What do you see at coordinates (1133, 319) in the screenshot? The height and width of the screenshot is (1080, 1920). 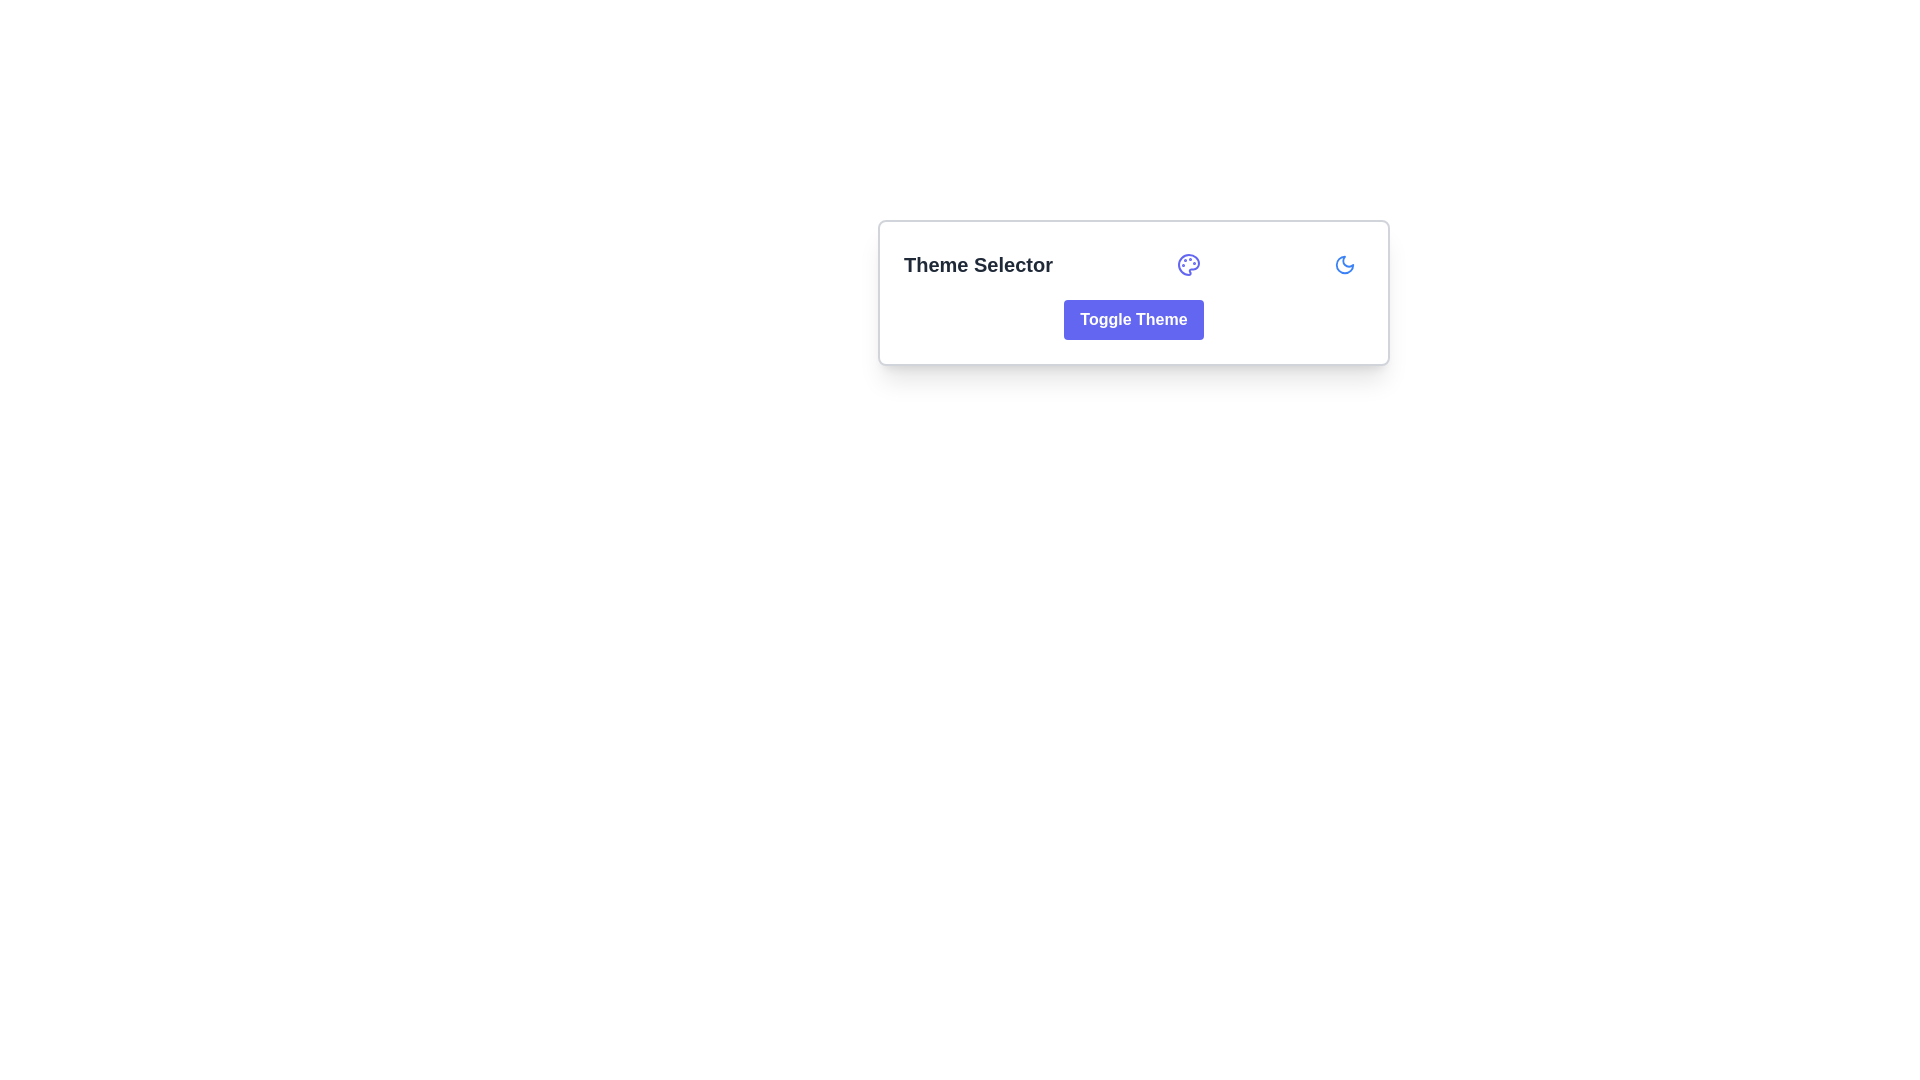 I see `the Theme Selector button that toggles the application's visual theme, located centrally beneath the title text and icon elements` at bounding box center [1133, 319].